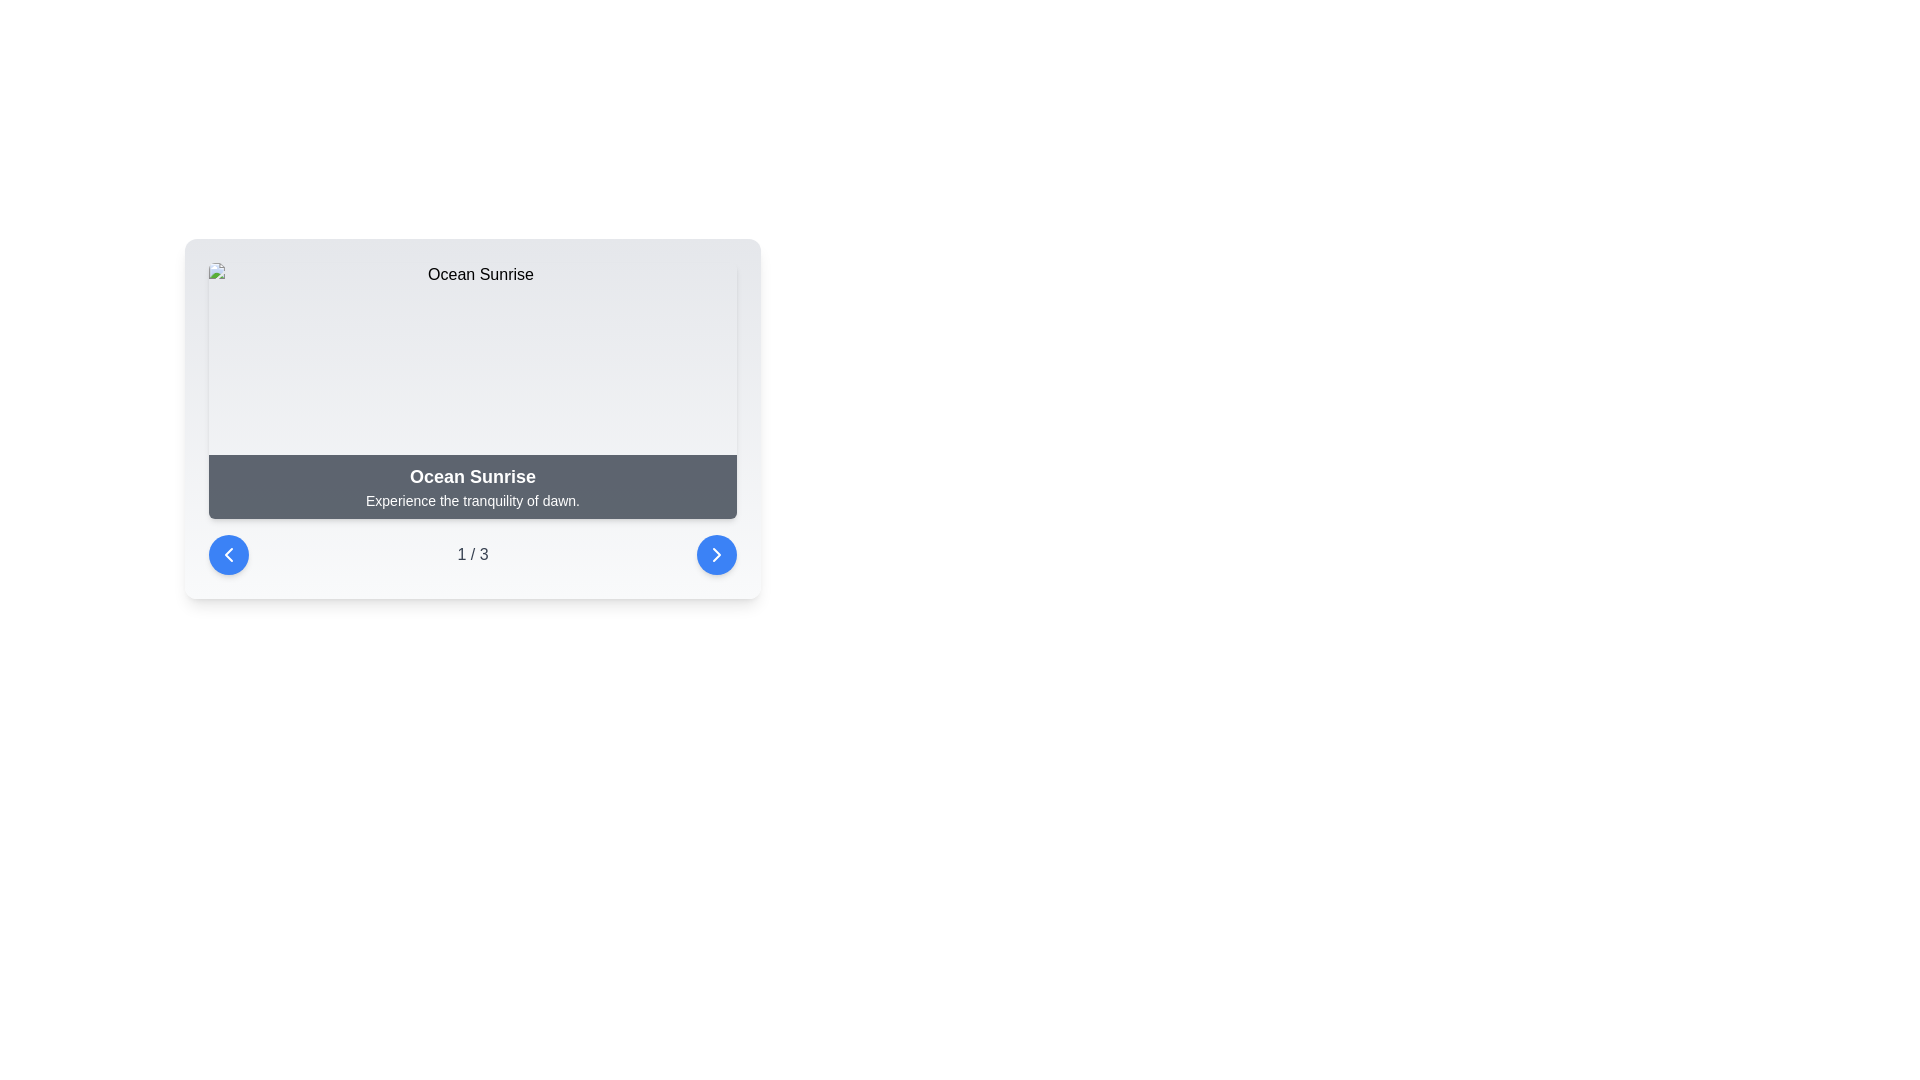  I want to click on the pagination component displaying '1 / 3', which is centered horizontally between two navigation buttons in the footer section, so click(472, 555).